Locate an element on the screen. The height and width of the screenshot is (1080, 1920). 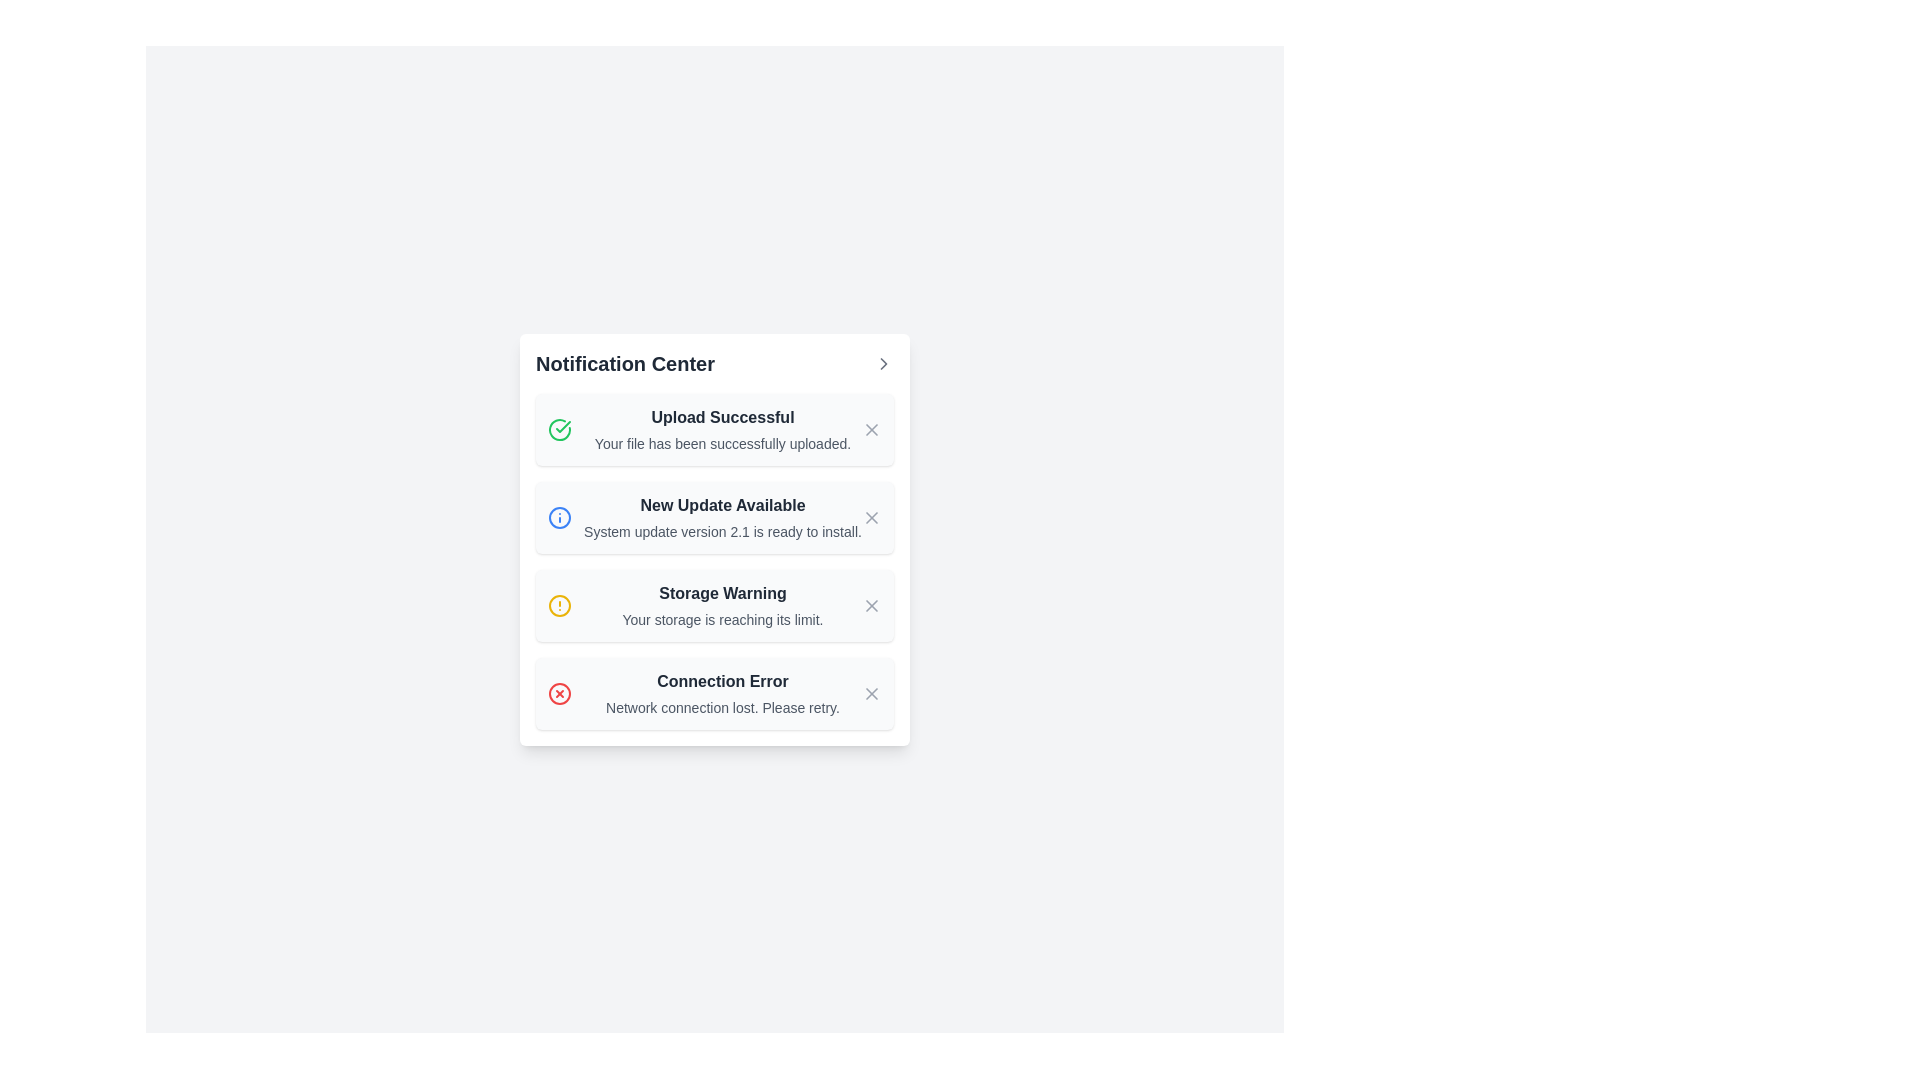
text label 'Storage Warning' which is bold and dark gray, positioned above additional context text in the notification is located at coordinates (722, 592).